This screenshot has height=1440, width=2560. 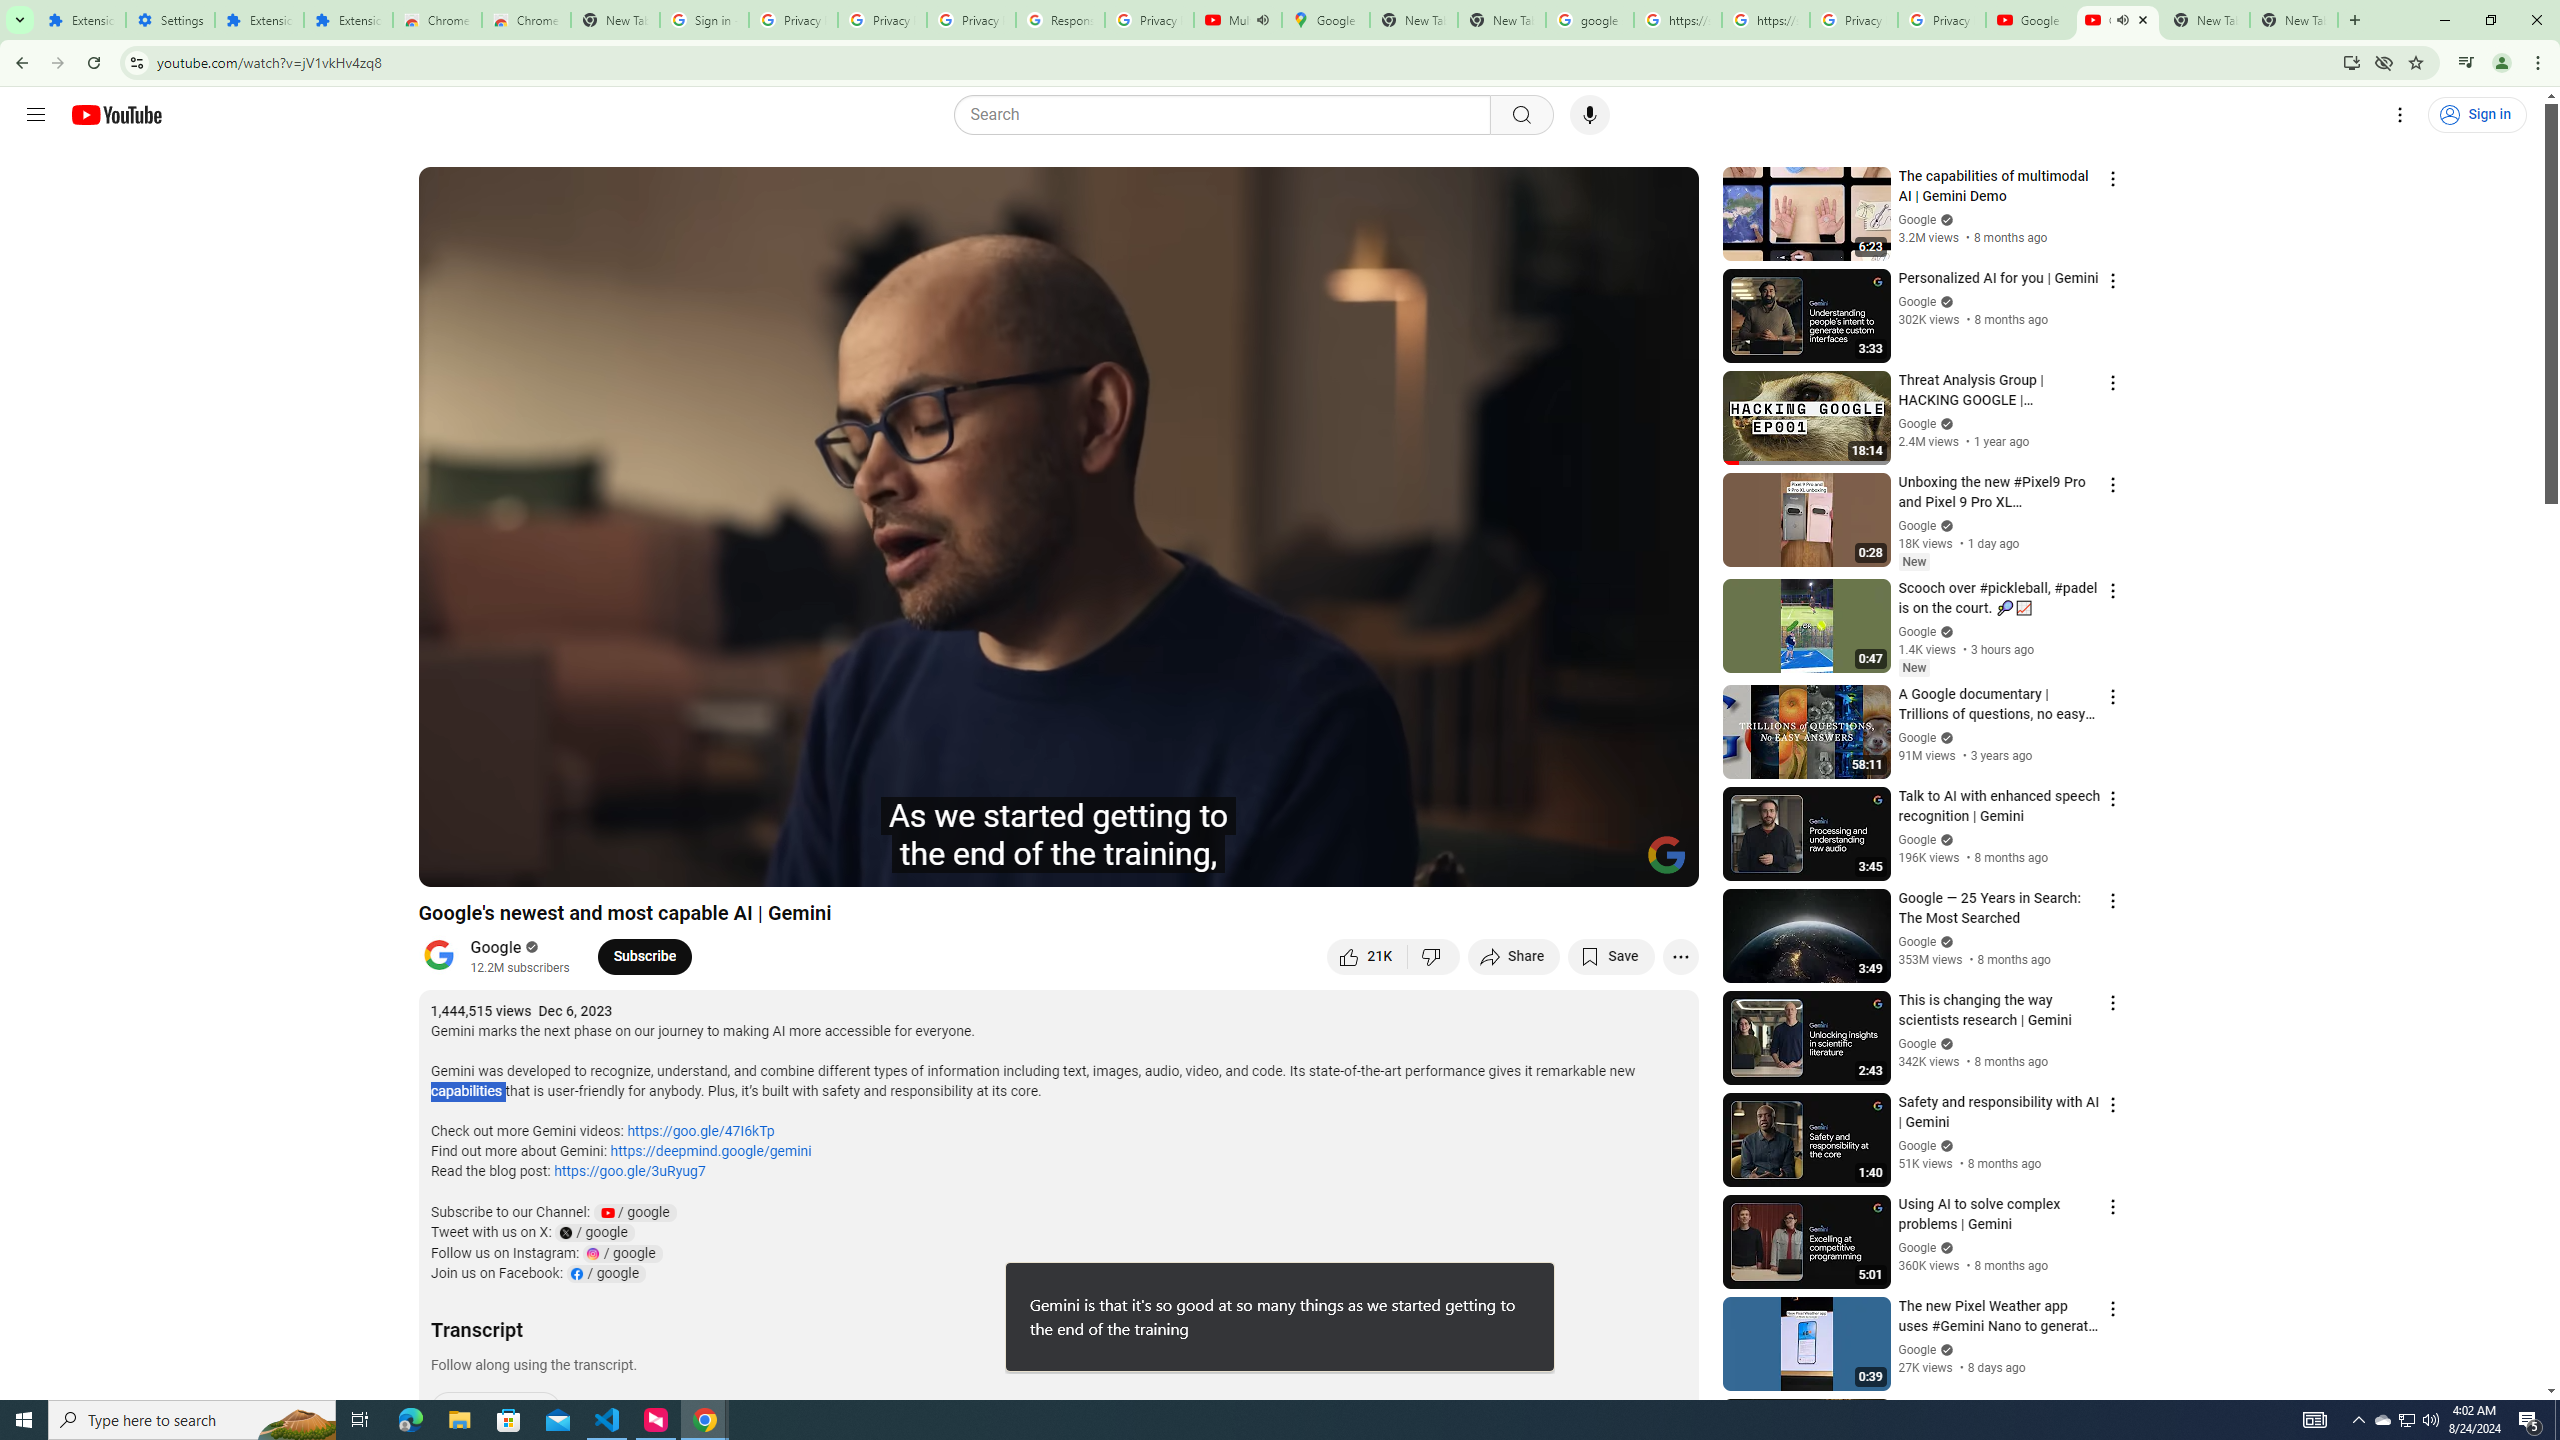 I want to click on 'Twitter Channel Link: google', so click(x=592, y=1232).